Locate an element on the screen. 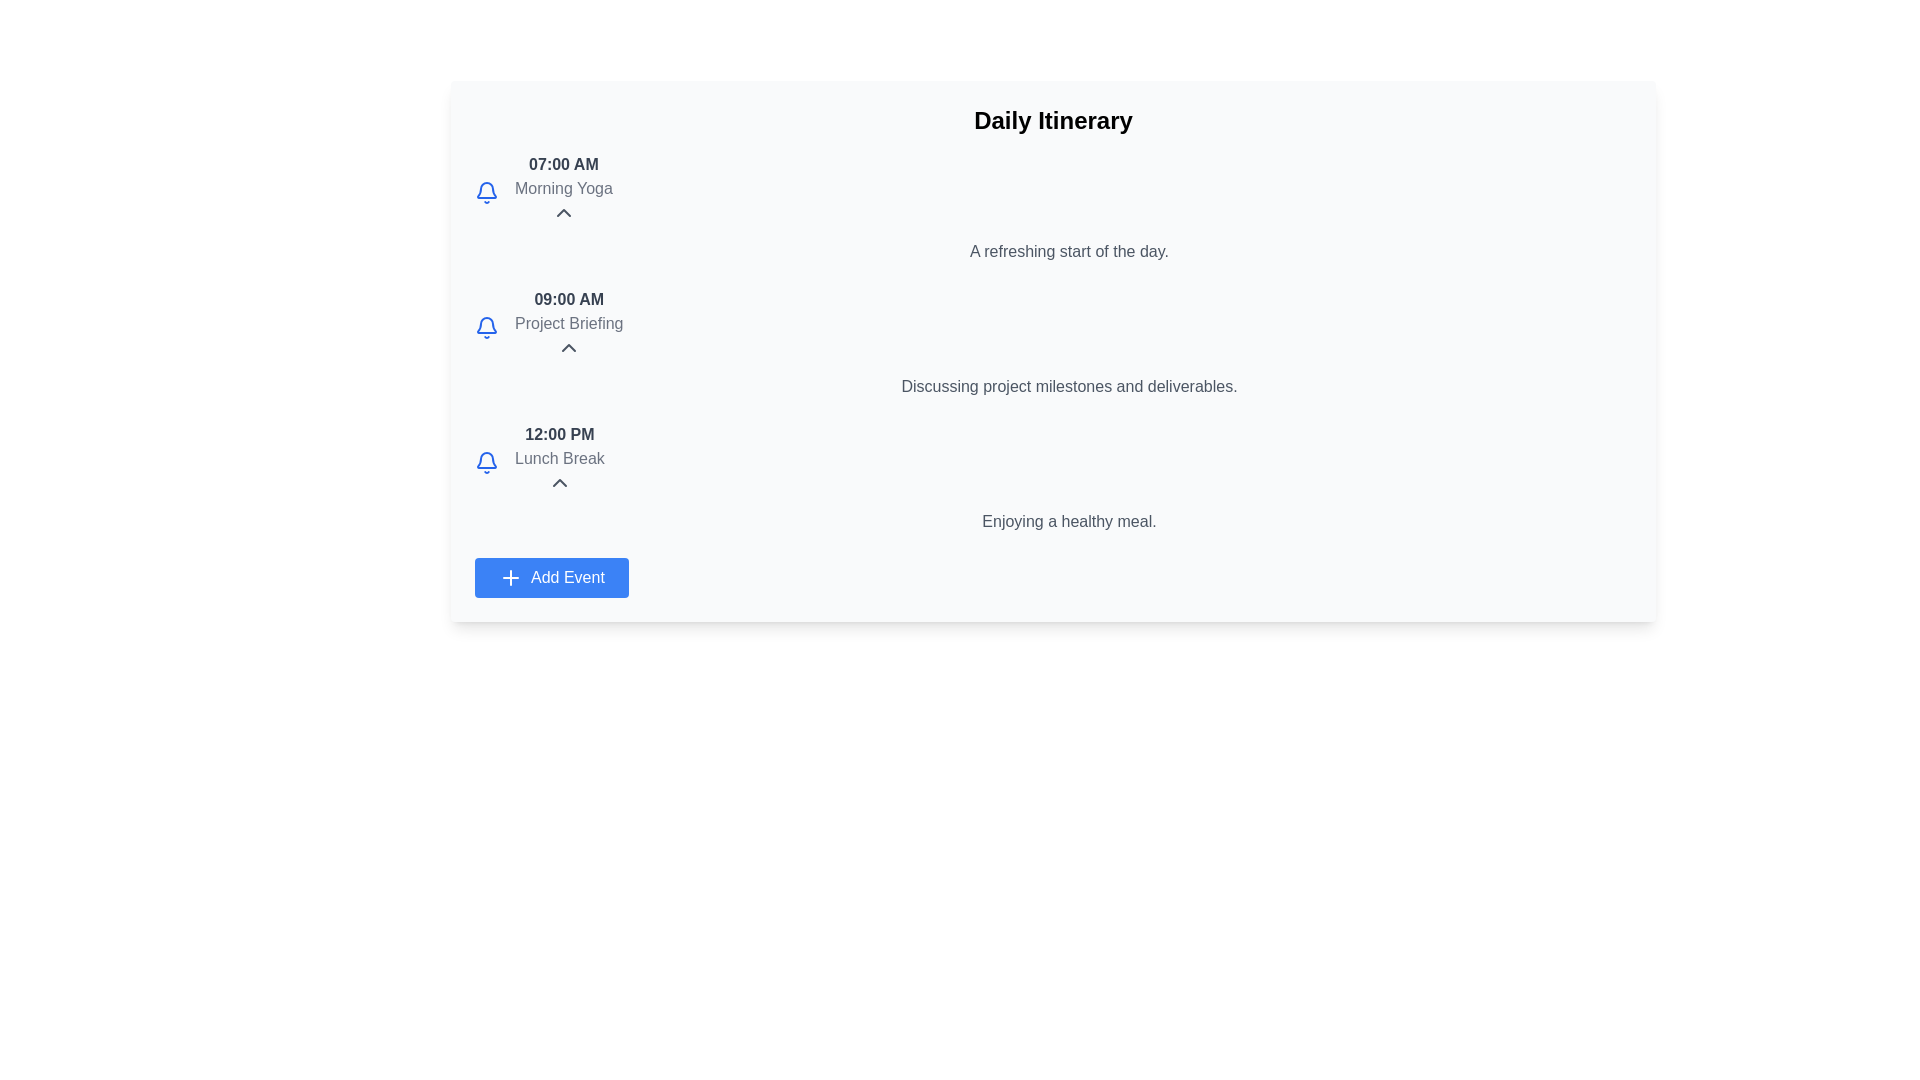 The width and height of the screenshot is (1920, 1080). the descriptive text below the '09:00 AM Project Briefing' event is located at coordinates (1052, 386).